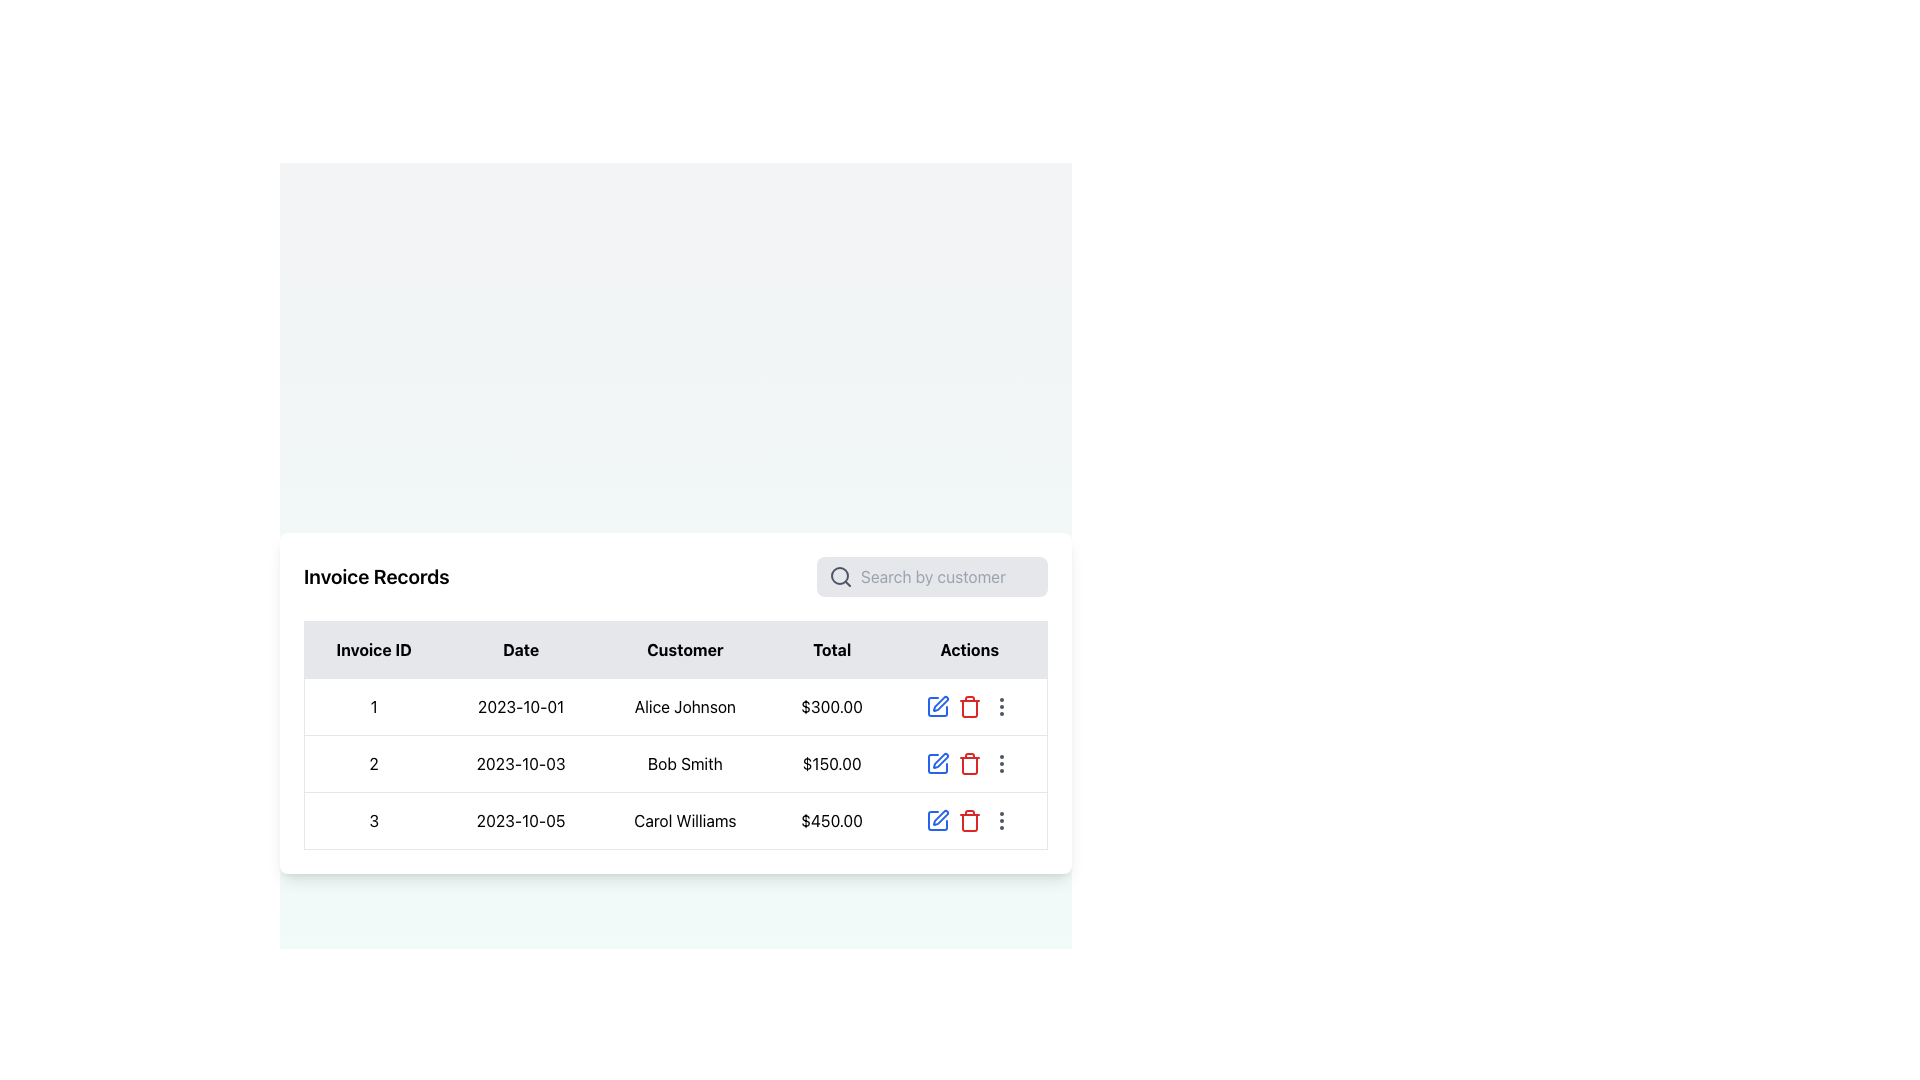 The width and height of the screenshot is (1920, 1080). What do you see at coordinates (685, 763) in the screenshot?
I see `the label displaying the text 'Bob Smith' in the 'Customer' column of the invoice table` at bounding box center [685, 763].